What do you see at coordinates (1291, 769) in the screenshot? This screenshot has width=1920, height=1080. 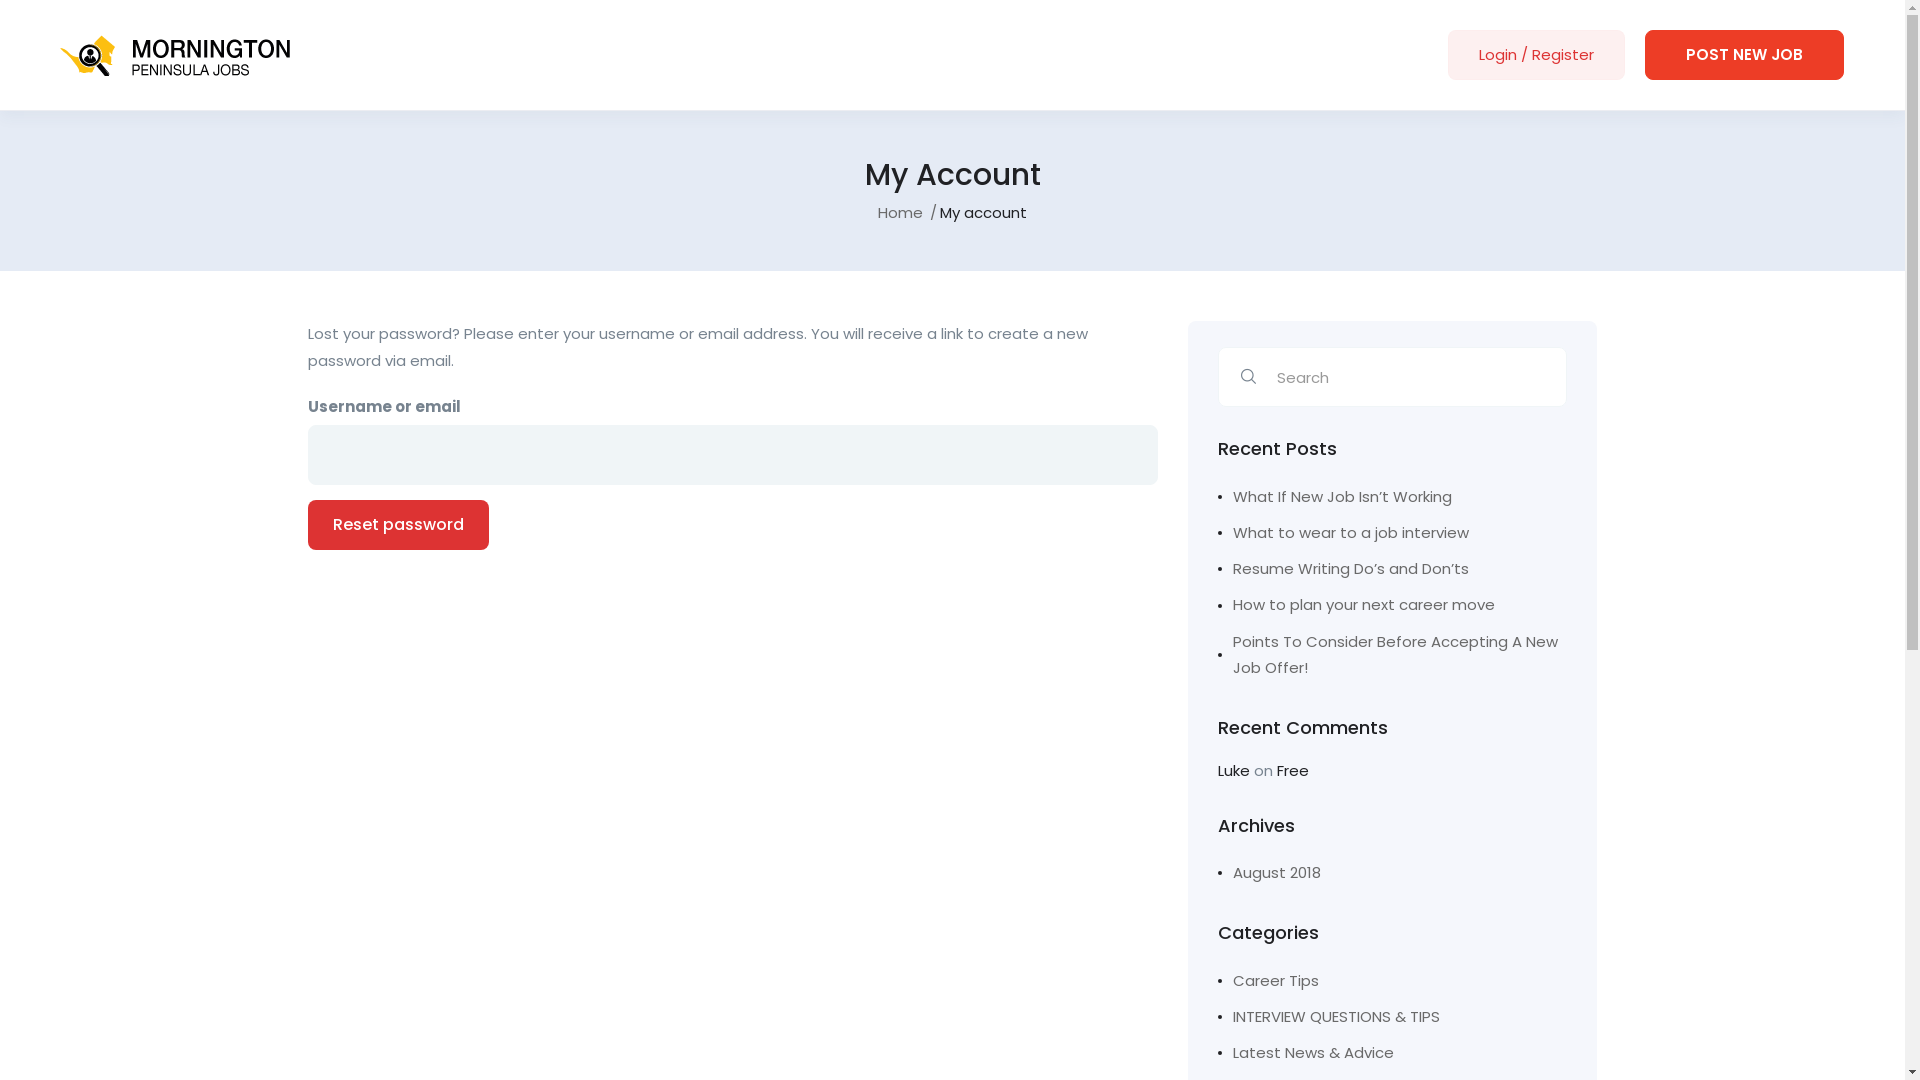 I see `'Free'` at bounding box center [1291, 769].